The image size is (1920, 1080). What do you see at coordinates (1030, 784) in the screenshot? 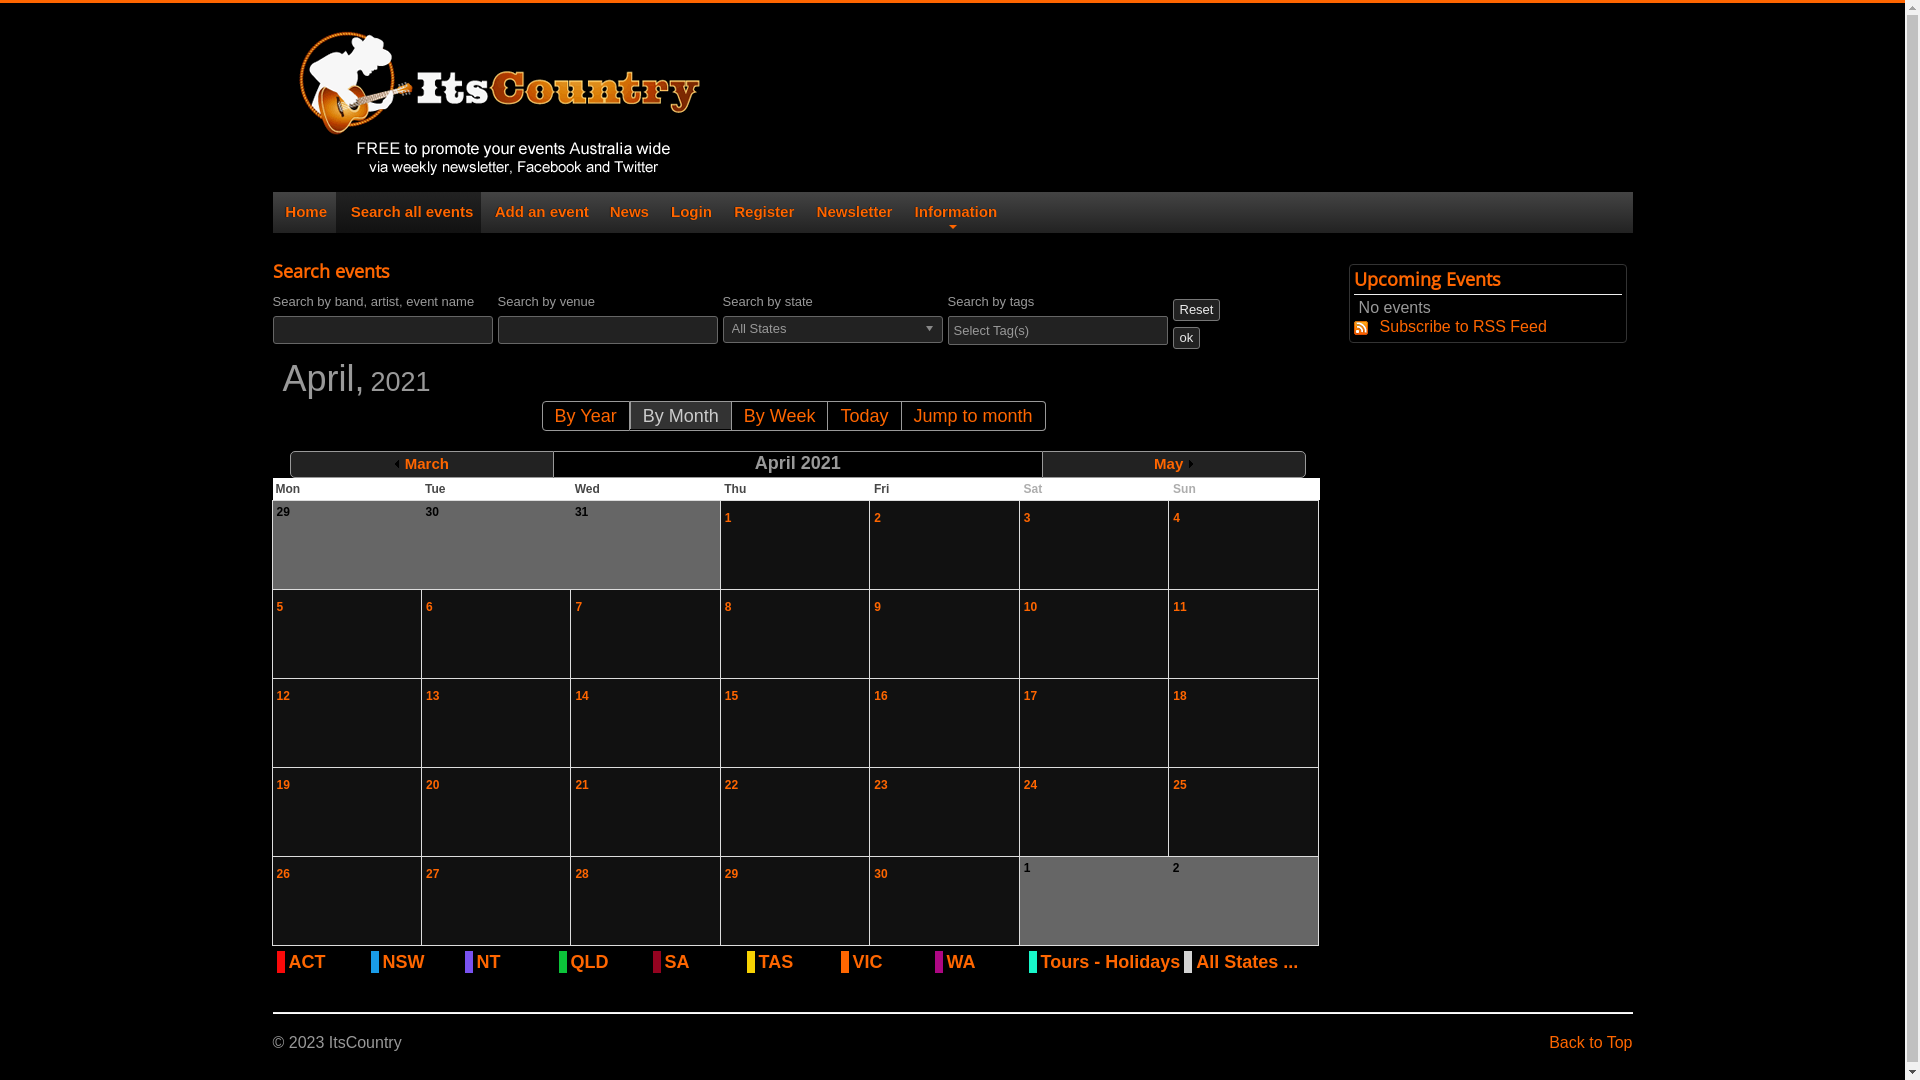
I see `'24'` at bounding box center [1030, 784].